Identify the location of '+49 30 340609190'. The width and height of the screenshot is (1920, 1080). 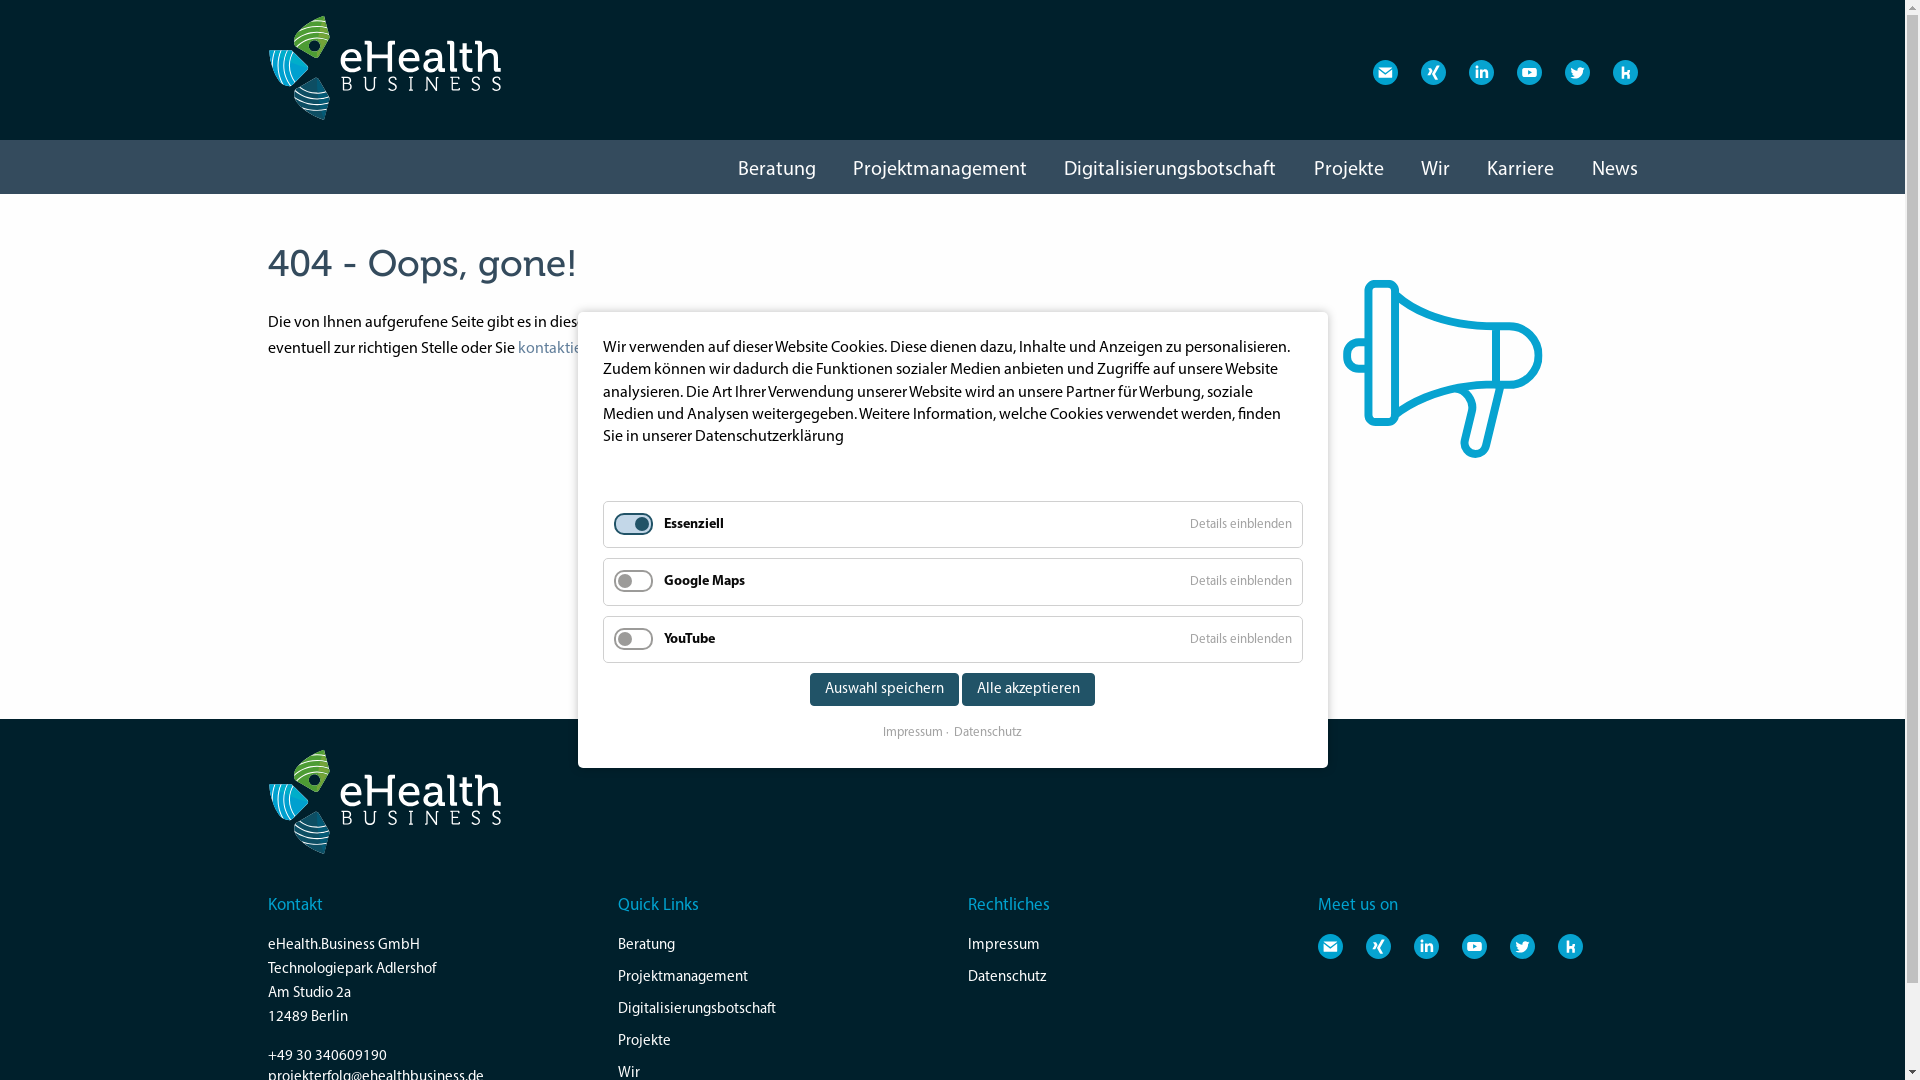
(327, 1055).